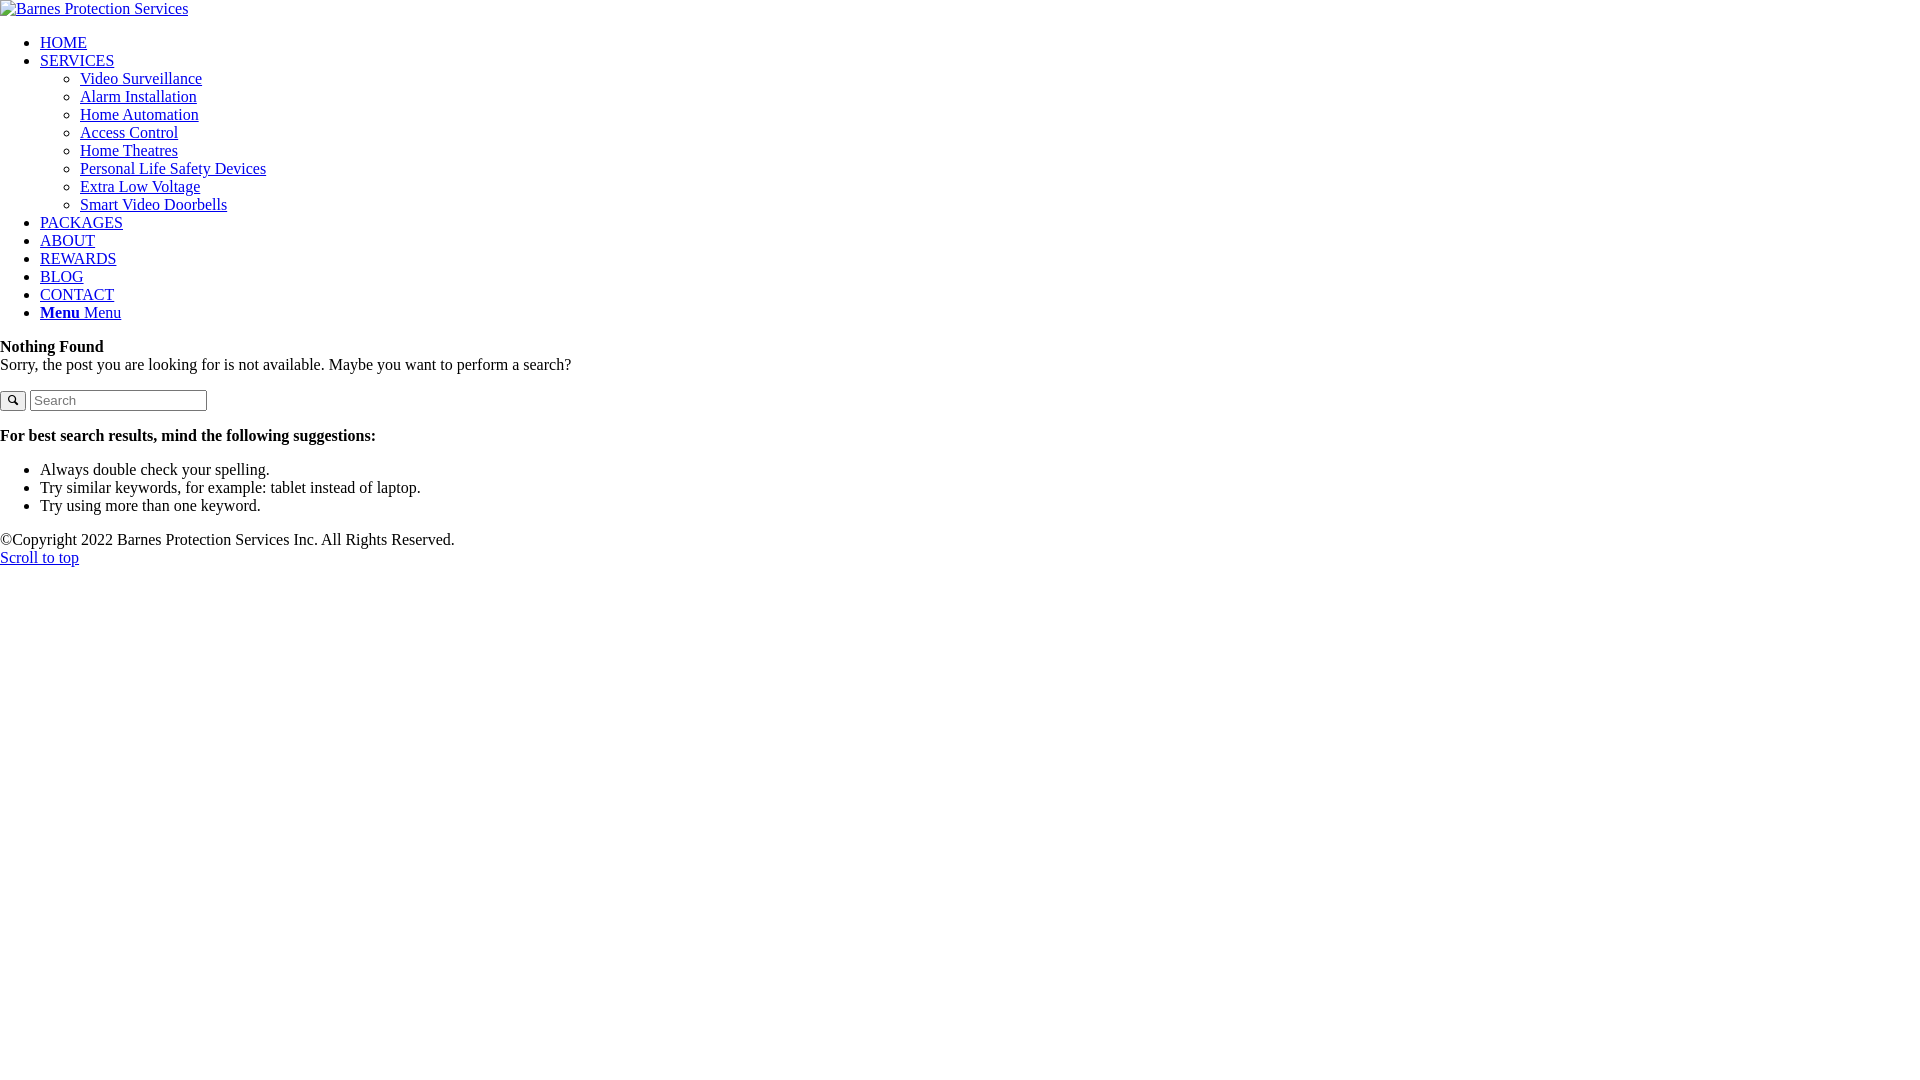  I want to click on 'SERVICES', so click(76, 59).